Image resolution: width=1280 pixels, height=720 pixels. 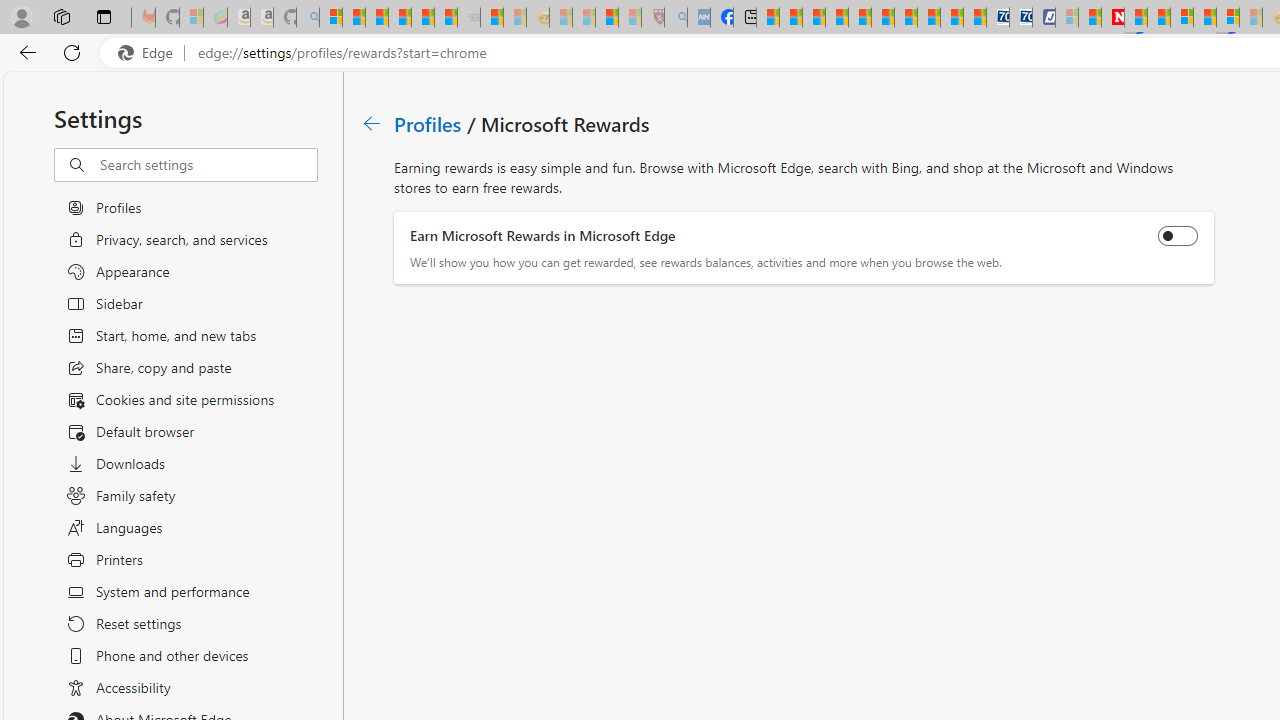 I want to click on 'New Report Confirms 2023 Was Record Hot | Watch', so click(x=422, y=17).